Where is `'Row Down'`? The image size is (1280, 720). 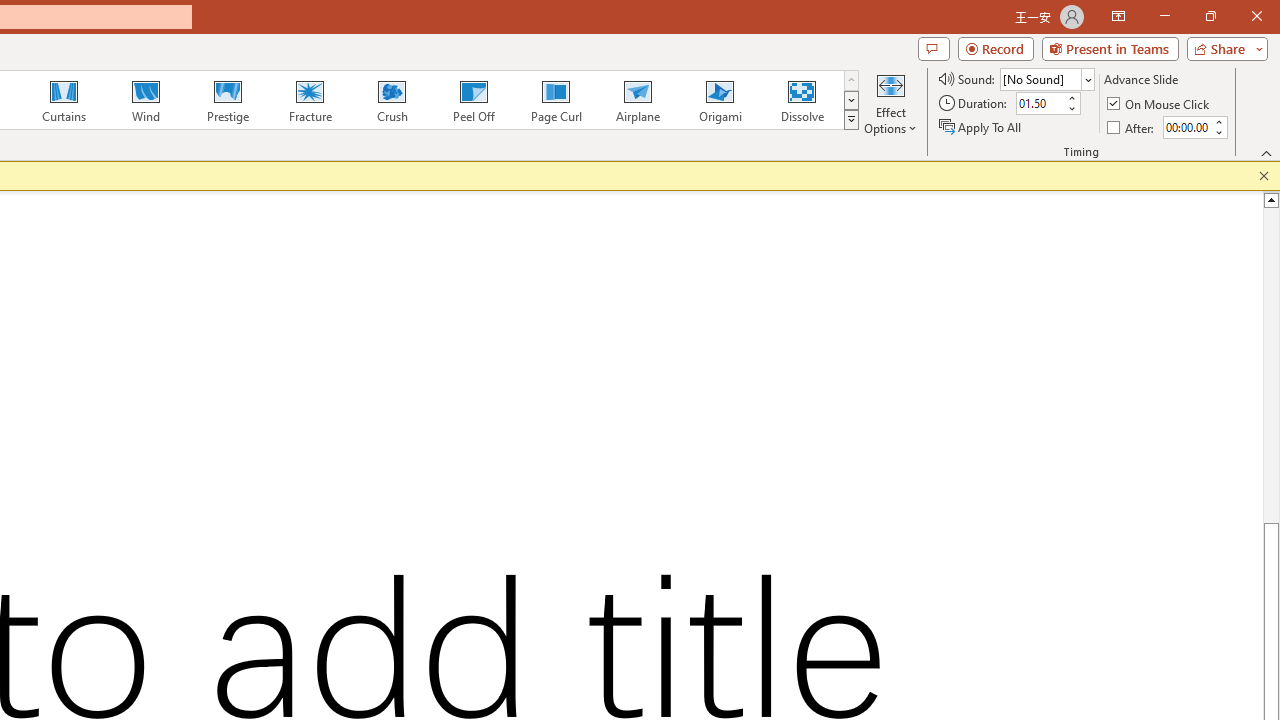 'Row Down' is located at coordinates (851, 100).